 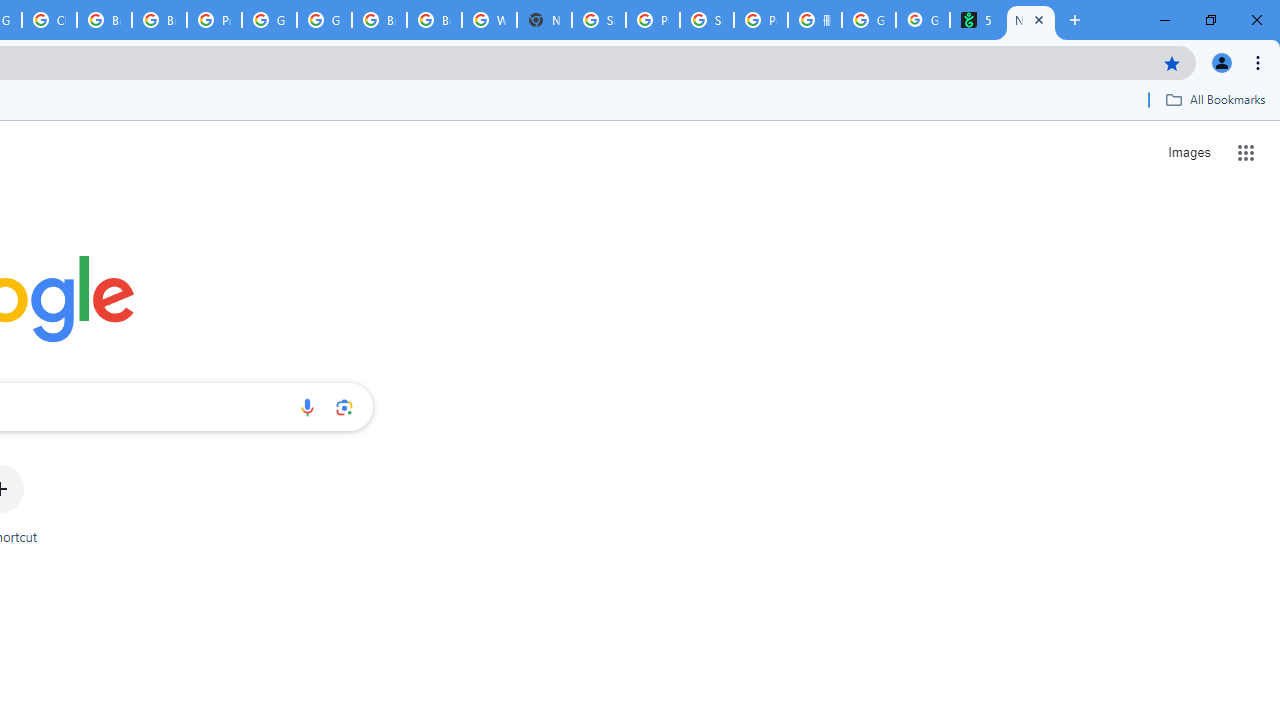 I want to click on 'Google Cloud Platform', so click(x=268, y=20).